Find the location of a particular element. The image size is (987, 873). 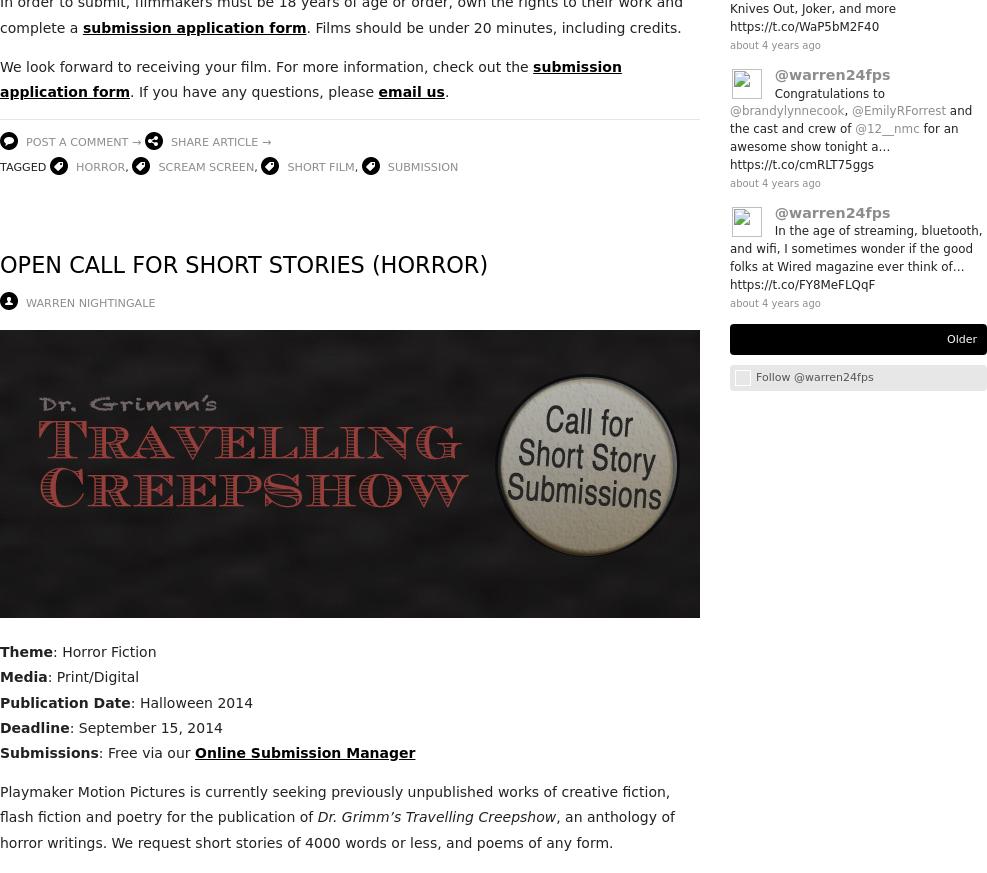

'Open Call for Short Stories (Horror)' is located at coordinates (243, 263).